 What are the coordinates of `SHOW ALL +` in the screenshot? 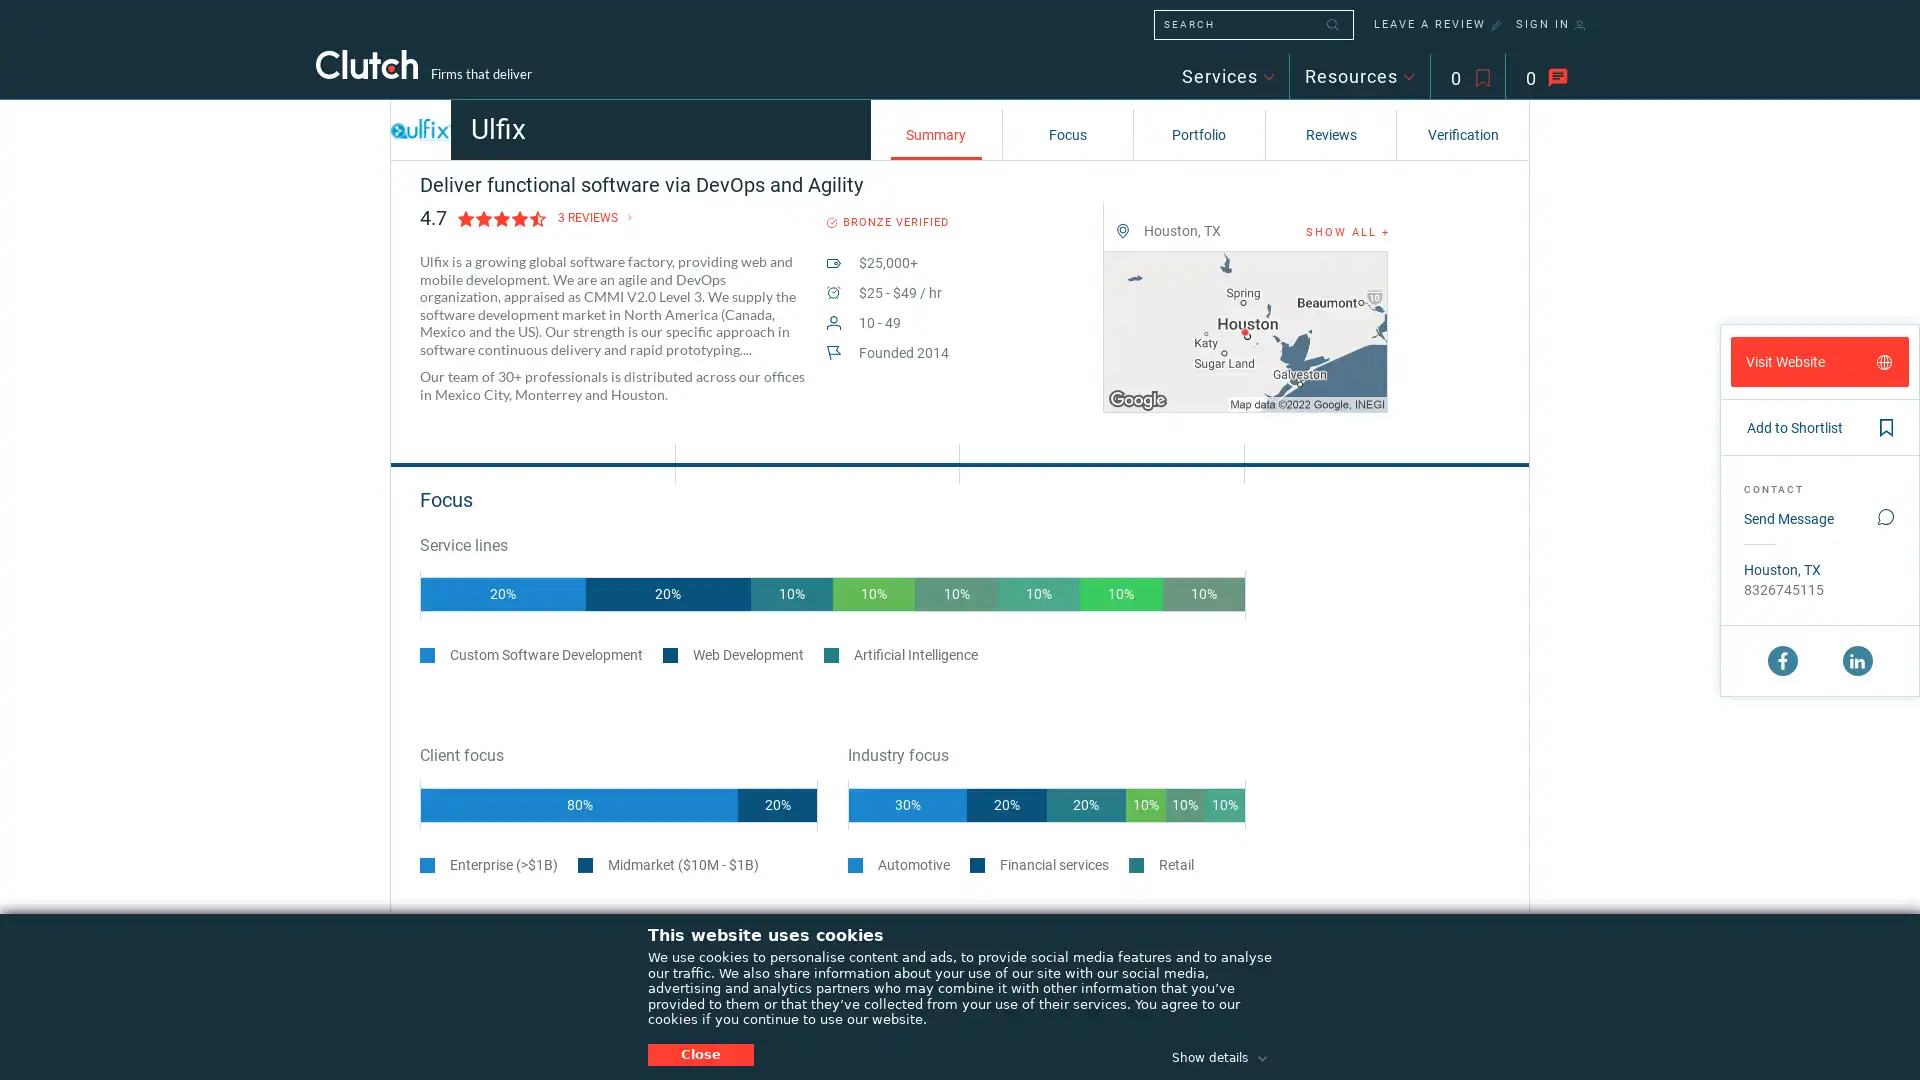 It's located at (1345, 230).